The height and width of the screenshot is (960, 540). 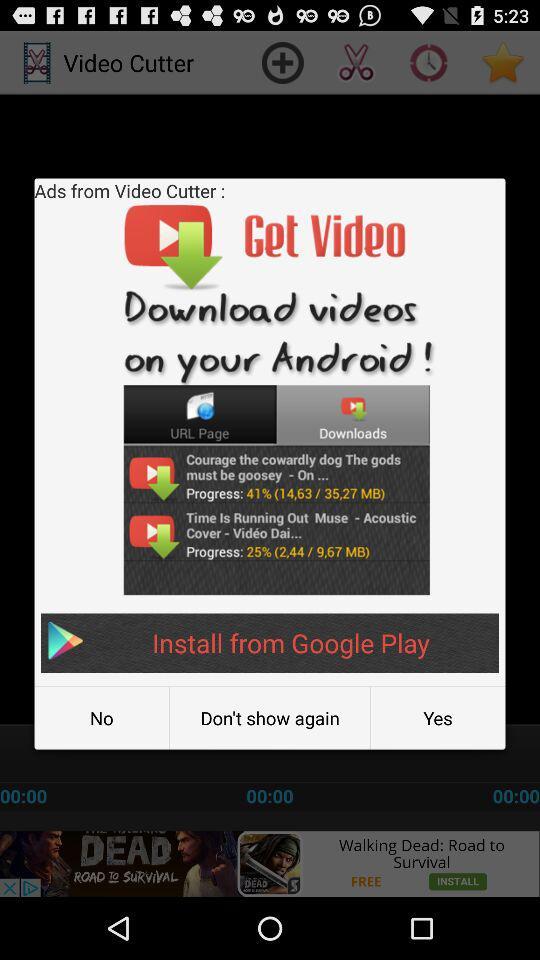 I want to click on the yes button, so click(x=437, y=718).